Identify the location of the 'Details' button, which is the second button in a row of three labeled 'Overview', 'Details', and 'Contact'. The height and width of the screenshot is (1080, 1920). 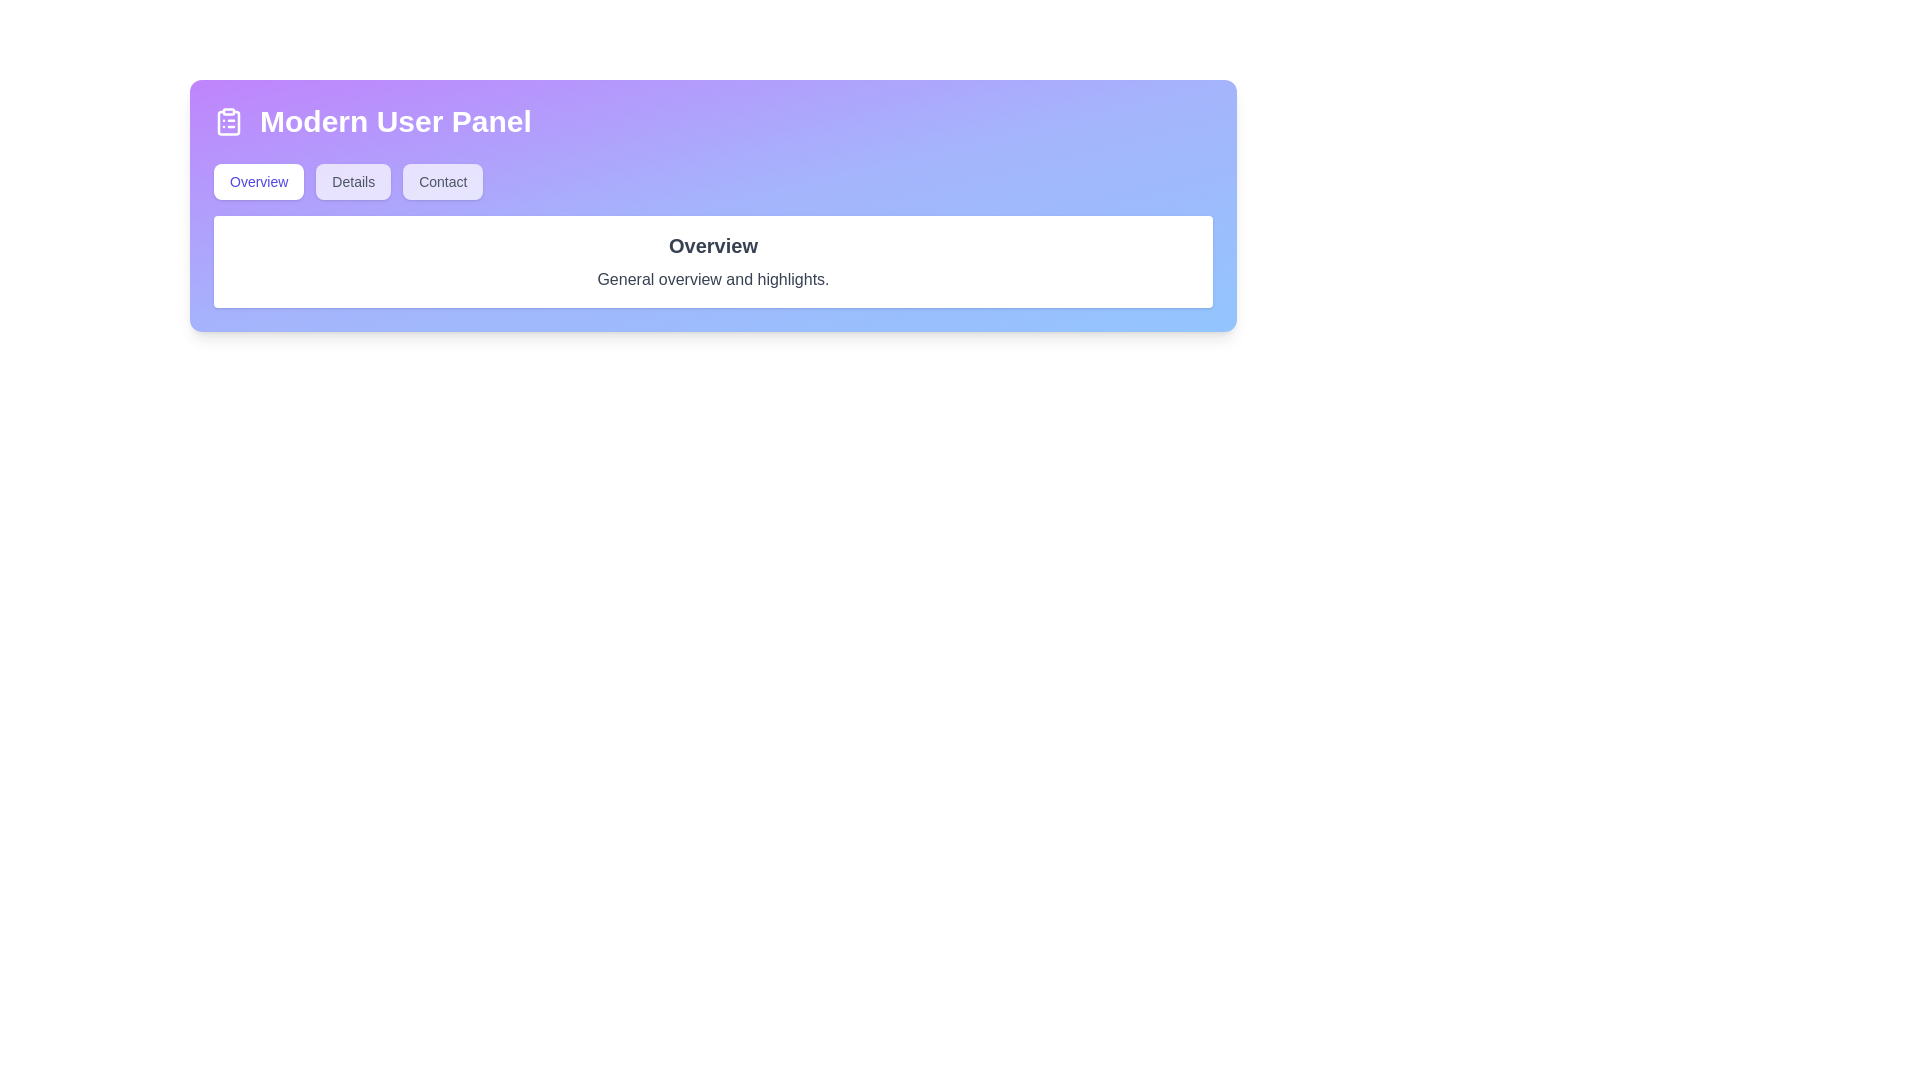
(353, 181).